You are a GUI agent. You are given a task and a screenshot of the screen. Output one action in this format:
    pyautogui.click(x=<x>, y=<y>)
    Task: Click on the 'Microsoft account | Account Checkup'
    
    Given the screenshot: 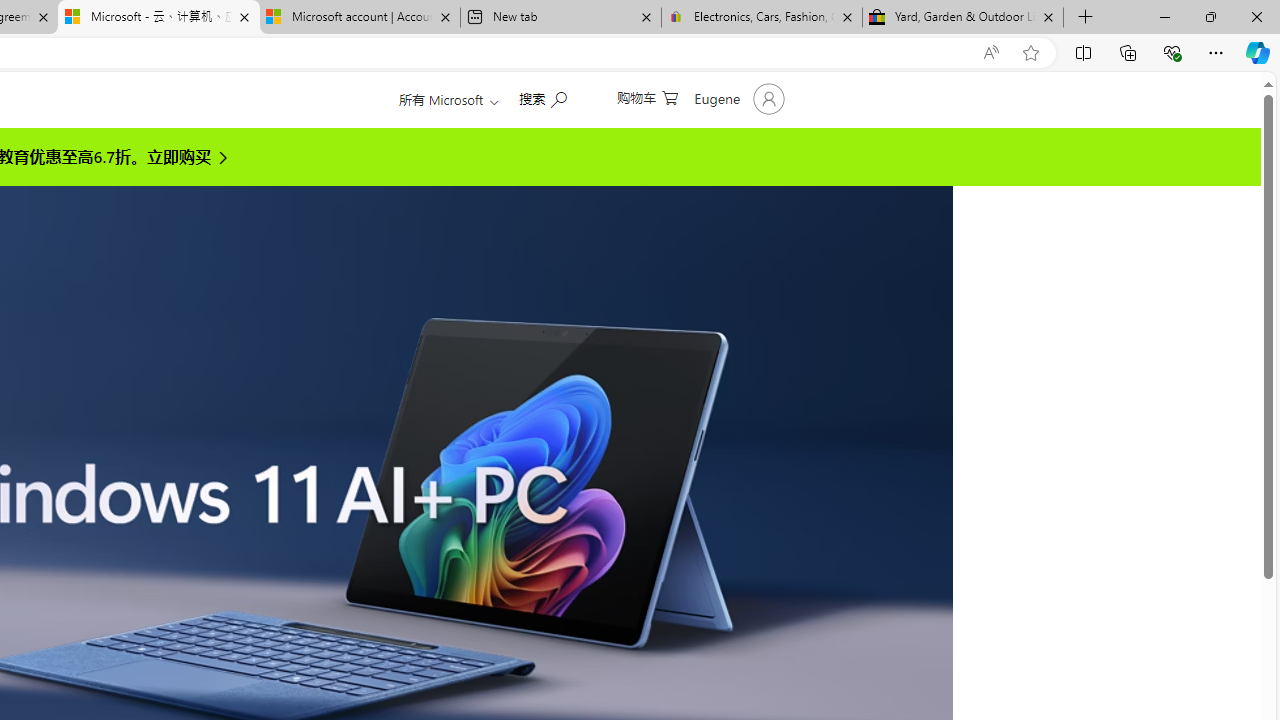 What is the action you would take?
    pyautogui.click(x=359, y=17)
    